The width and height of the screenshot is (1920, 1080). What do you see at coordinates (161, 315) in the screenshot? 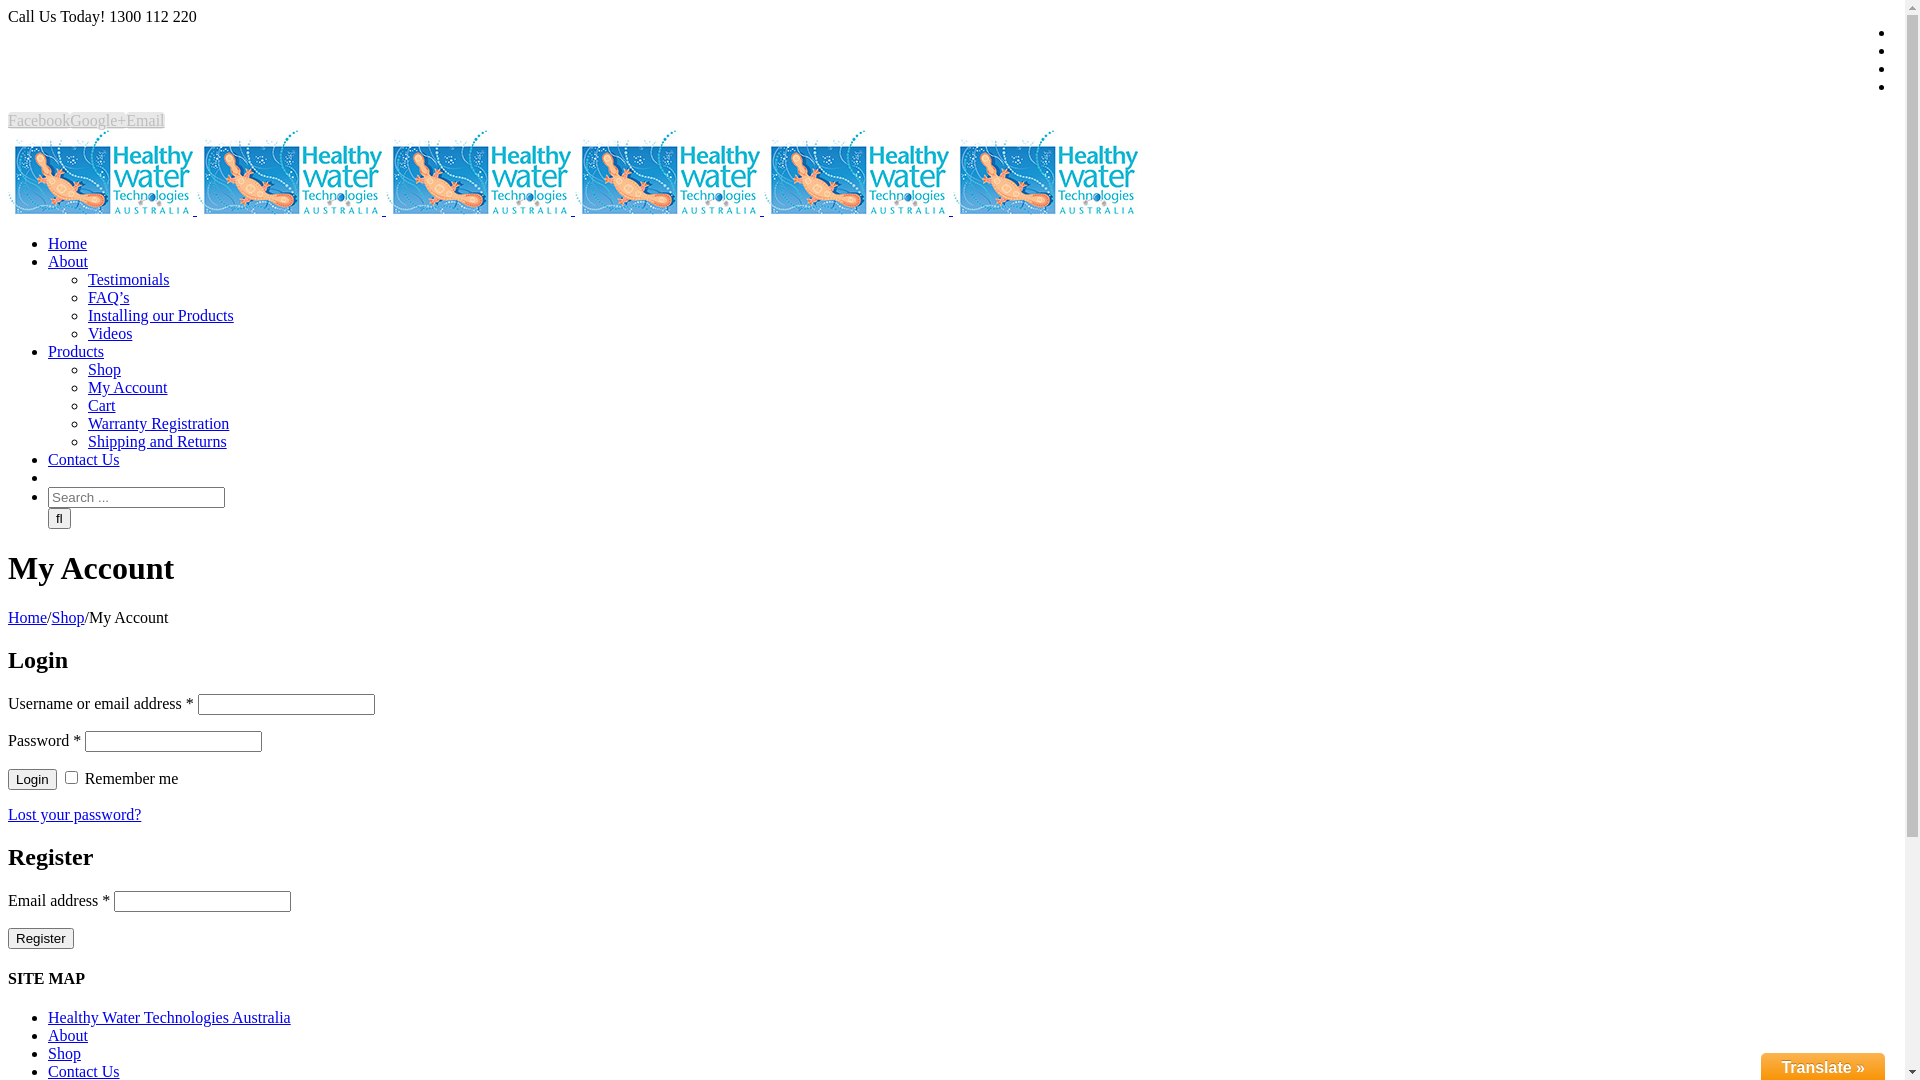
I see `'Installing our Products'` at bounding box center [161, 315].